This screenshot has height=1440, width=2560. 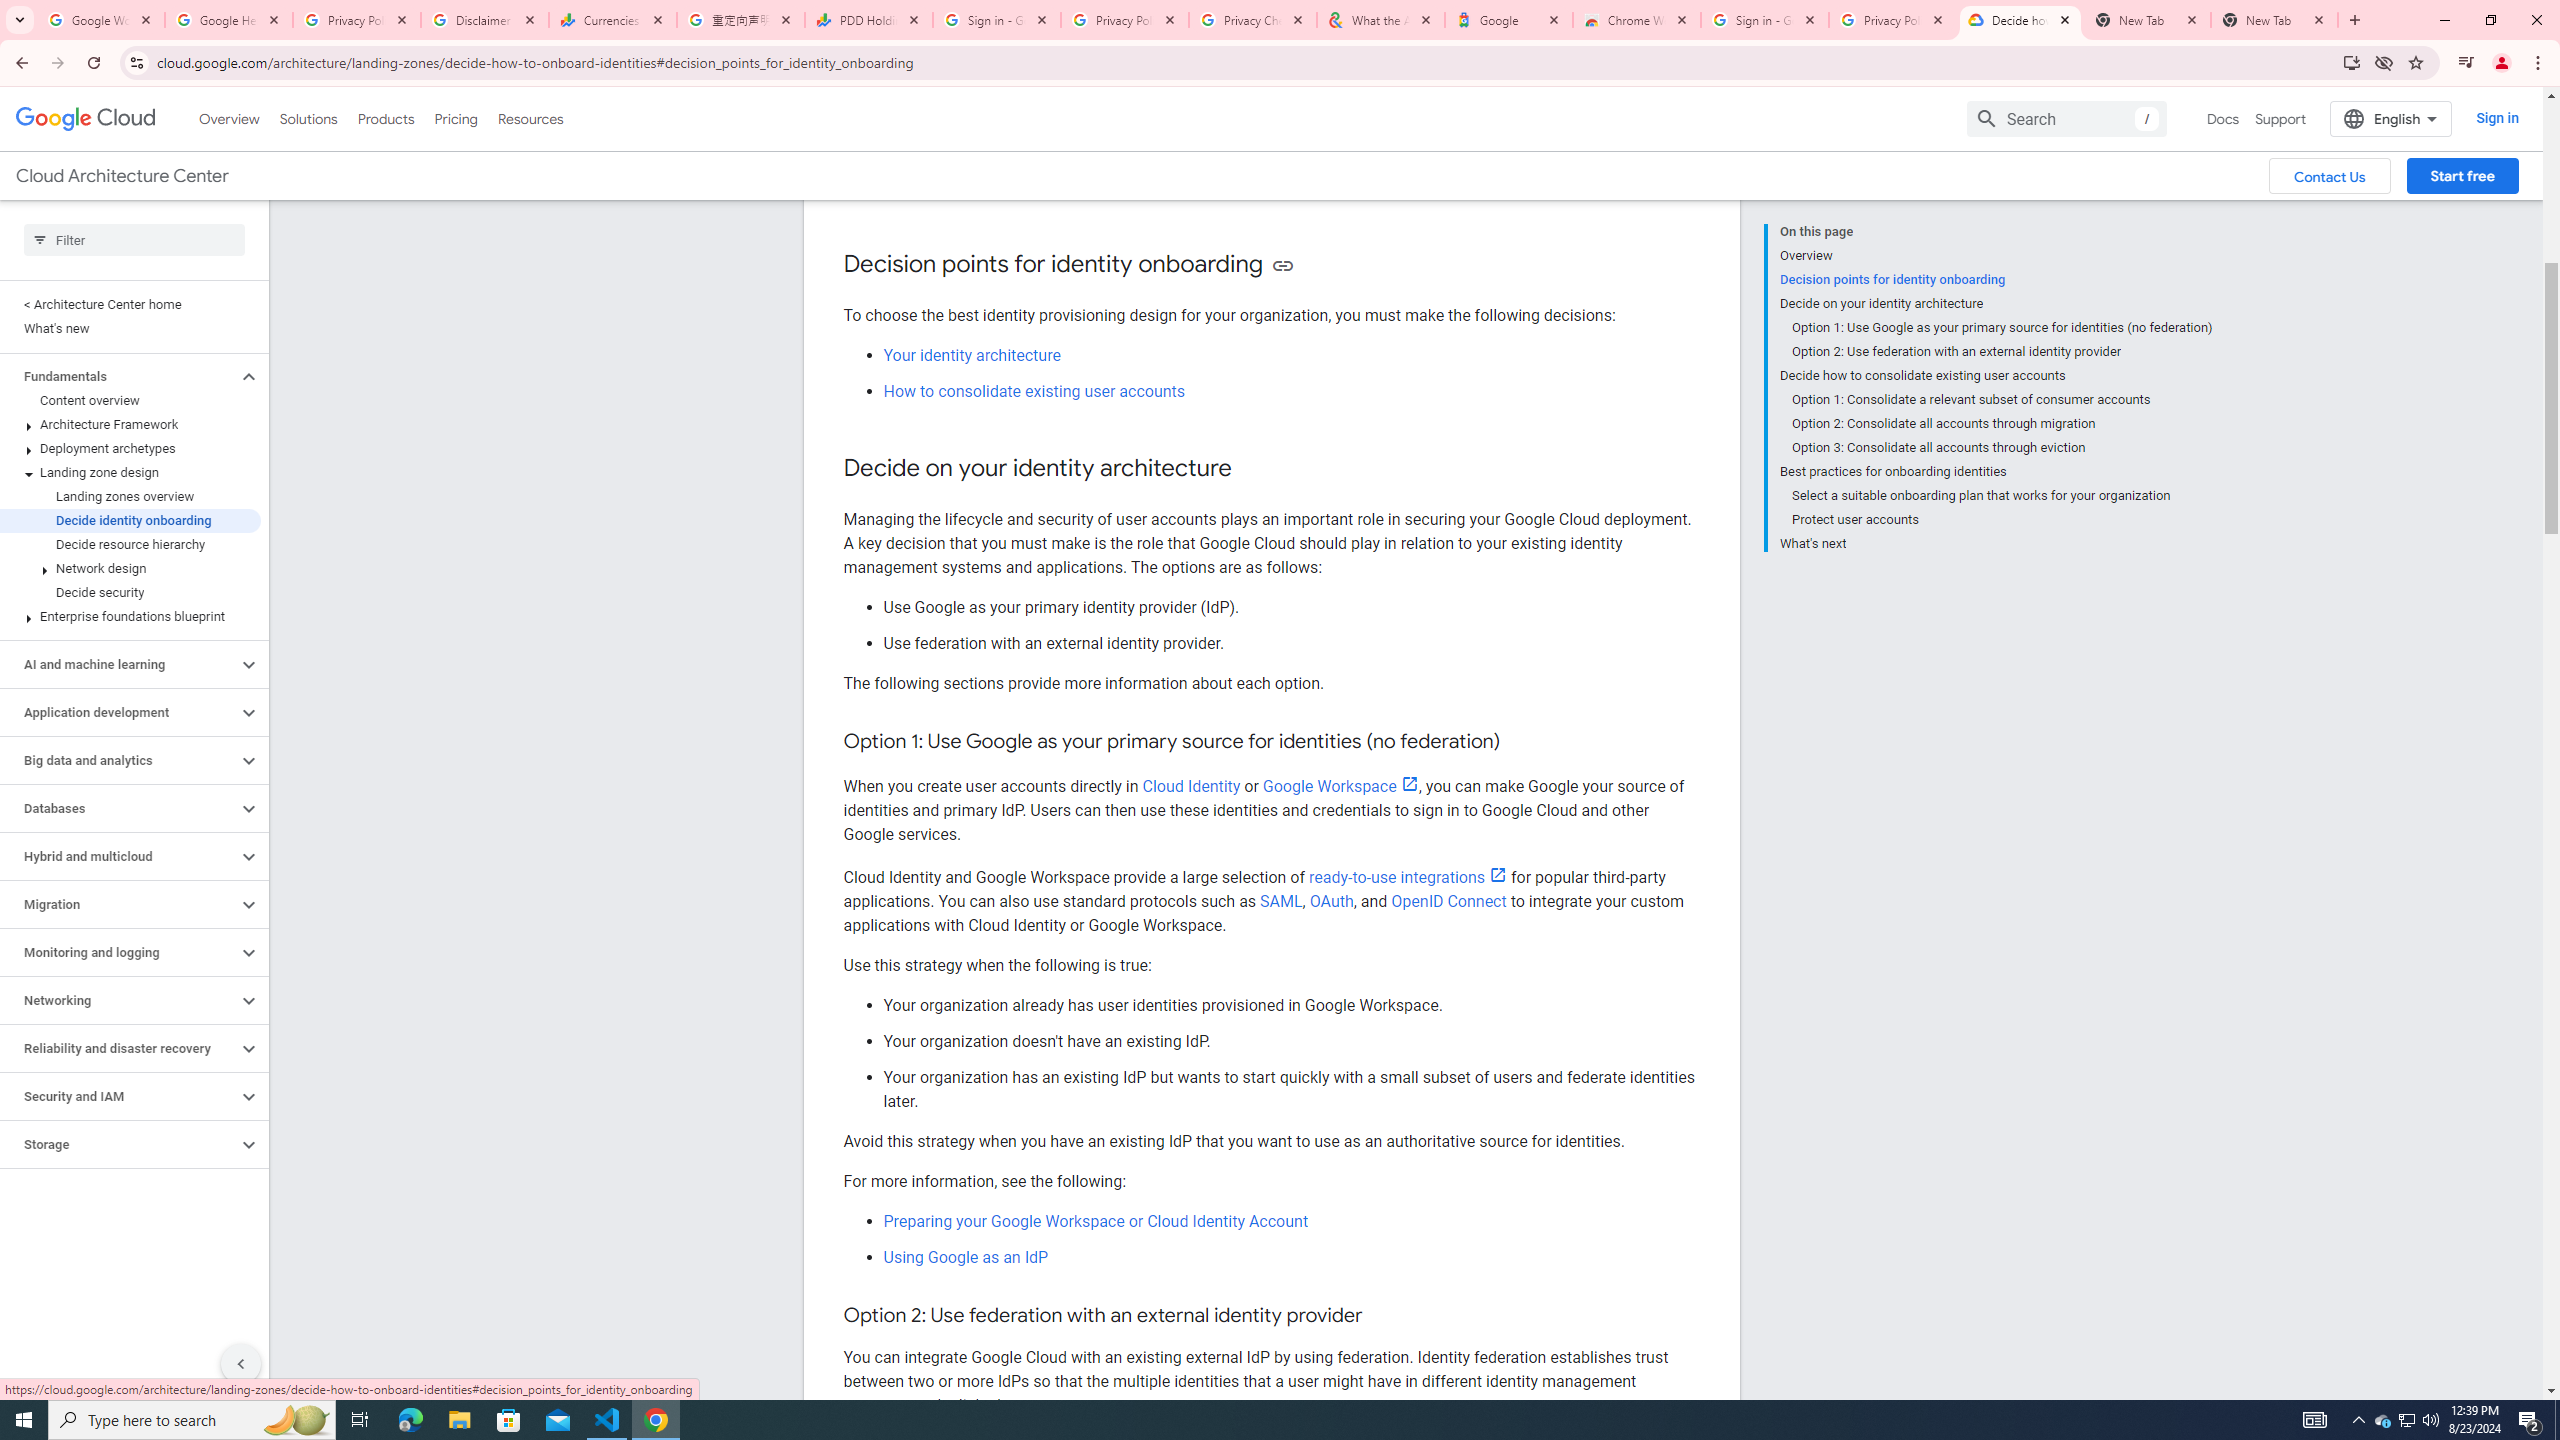 What do you see at coordinates (970, 353) in the screenshot?
I see `'Your identity architecture'` at bounding box center [970, 353].